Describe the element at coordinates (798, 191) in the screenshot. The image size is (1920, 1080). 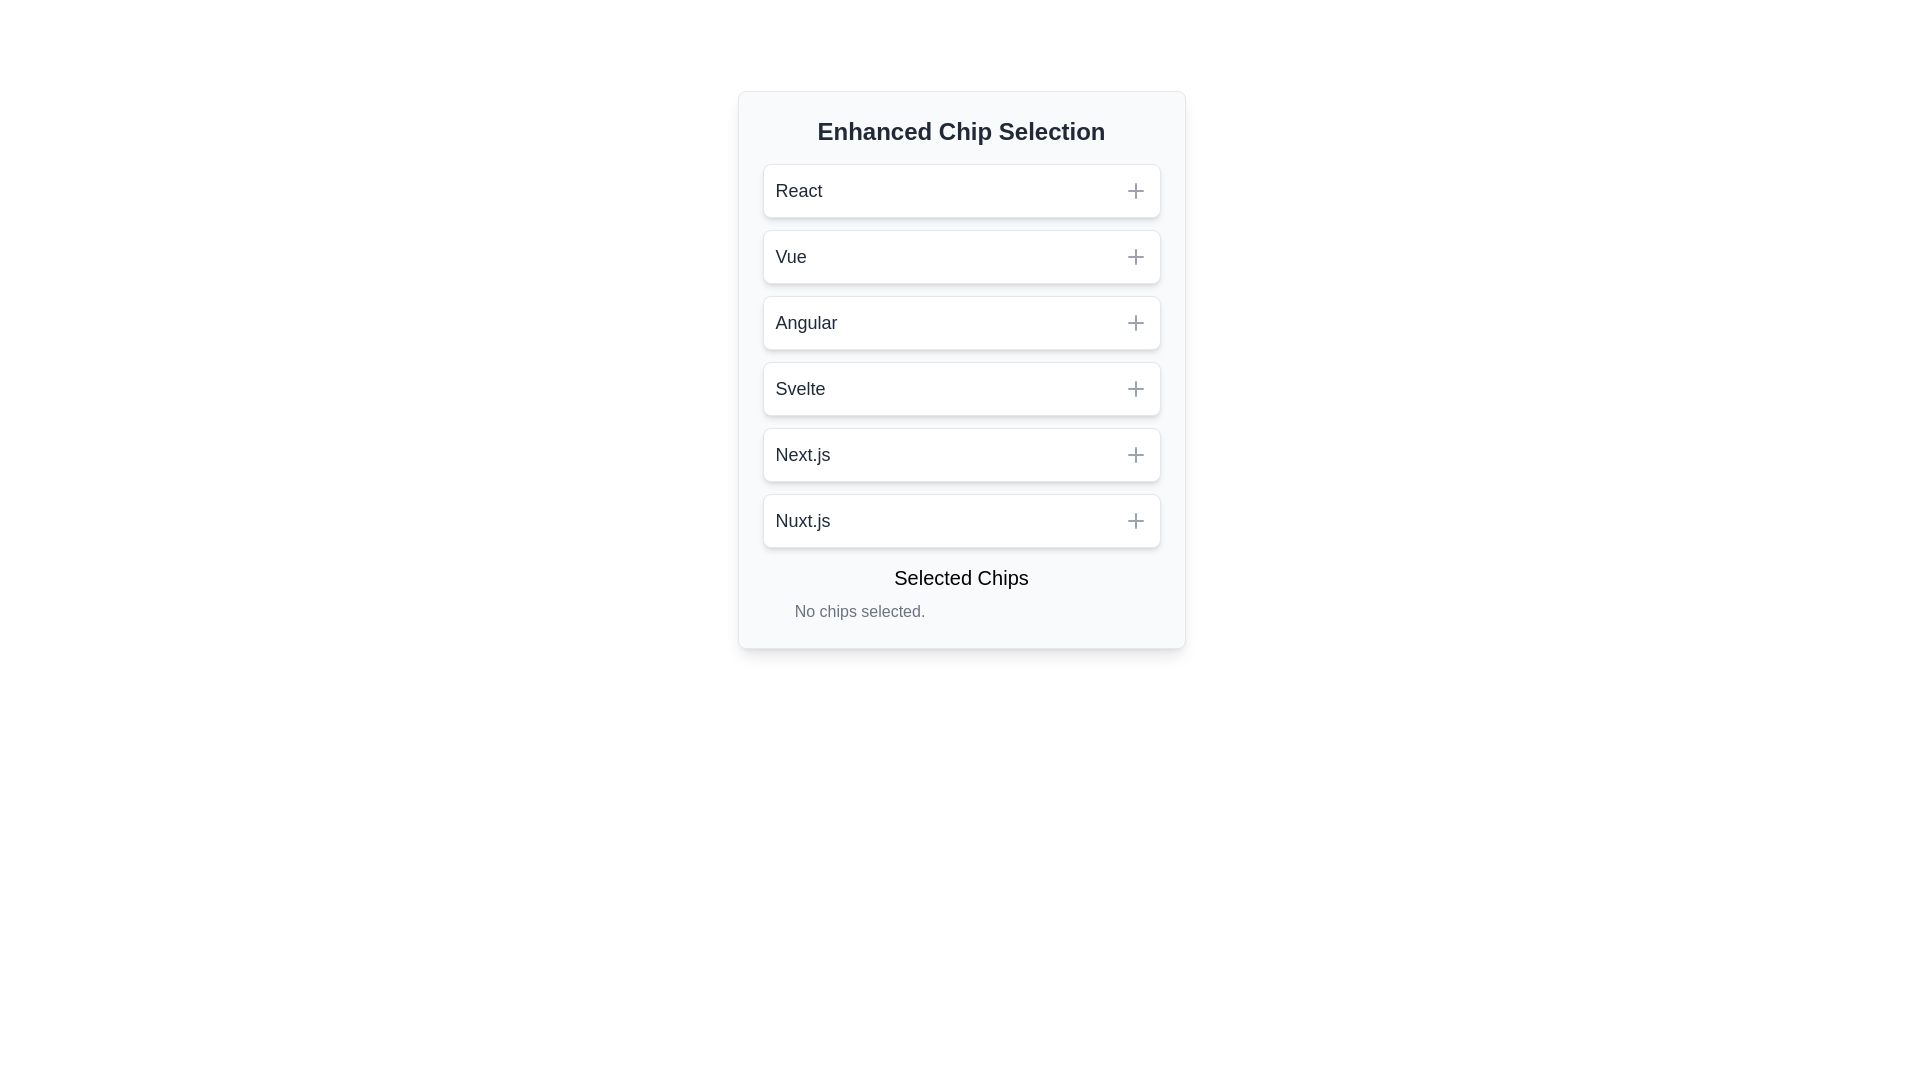
I see `the 'React' text label located at the top of the vertically arranged list` at that location.